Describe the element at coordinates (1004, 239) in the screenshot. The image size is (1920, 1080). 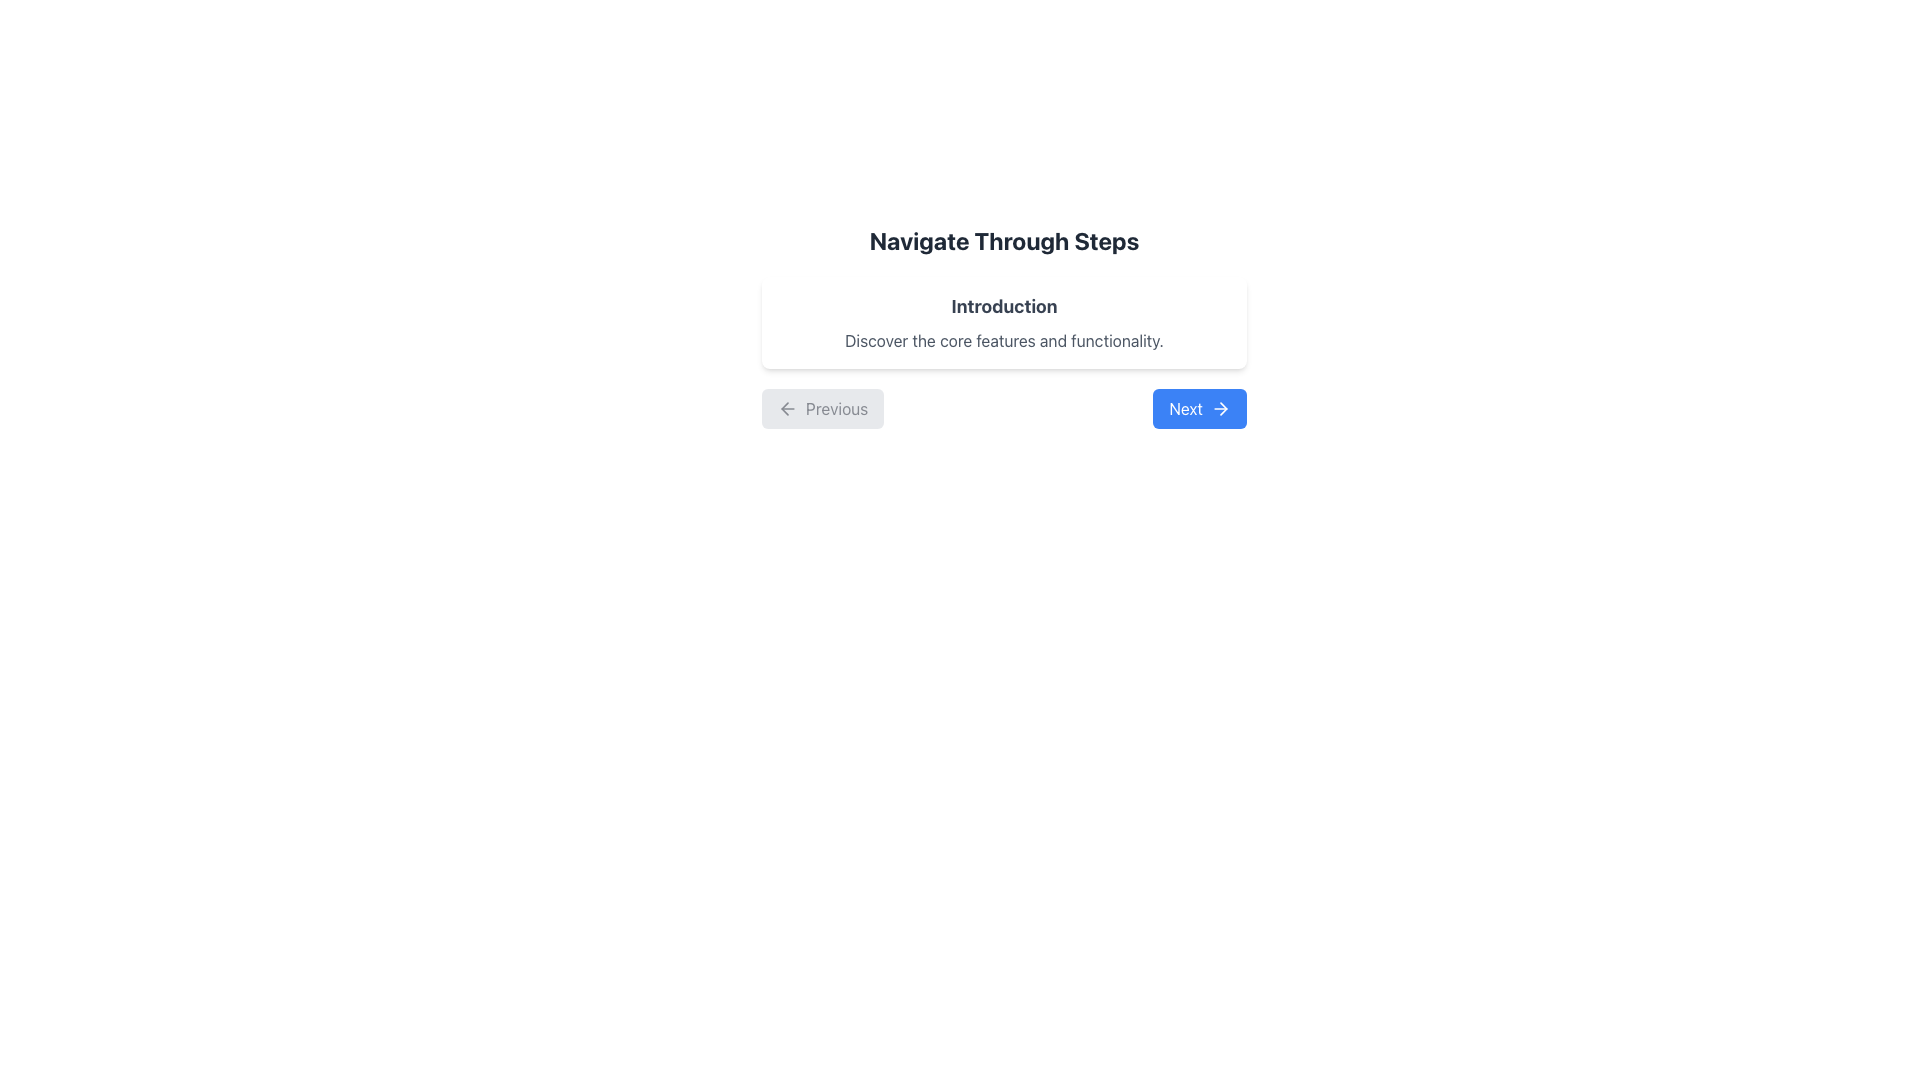
I see `text from the header label positioned at the top center of the content section, directly above the 'Introduction' heading` at that location.